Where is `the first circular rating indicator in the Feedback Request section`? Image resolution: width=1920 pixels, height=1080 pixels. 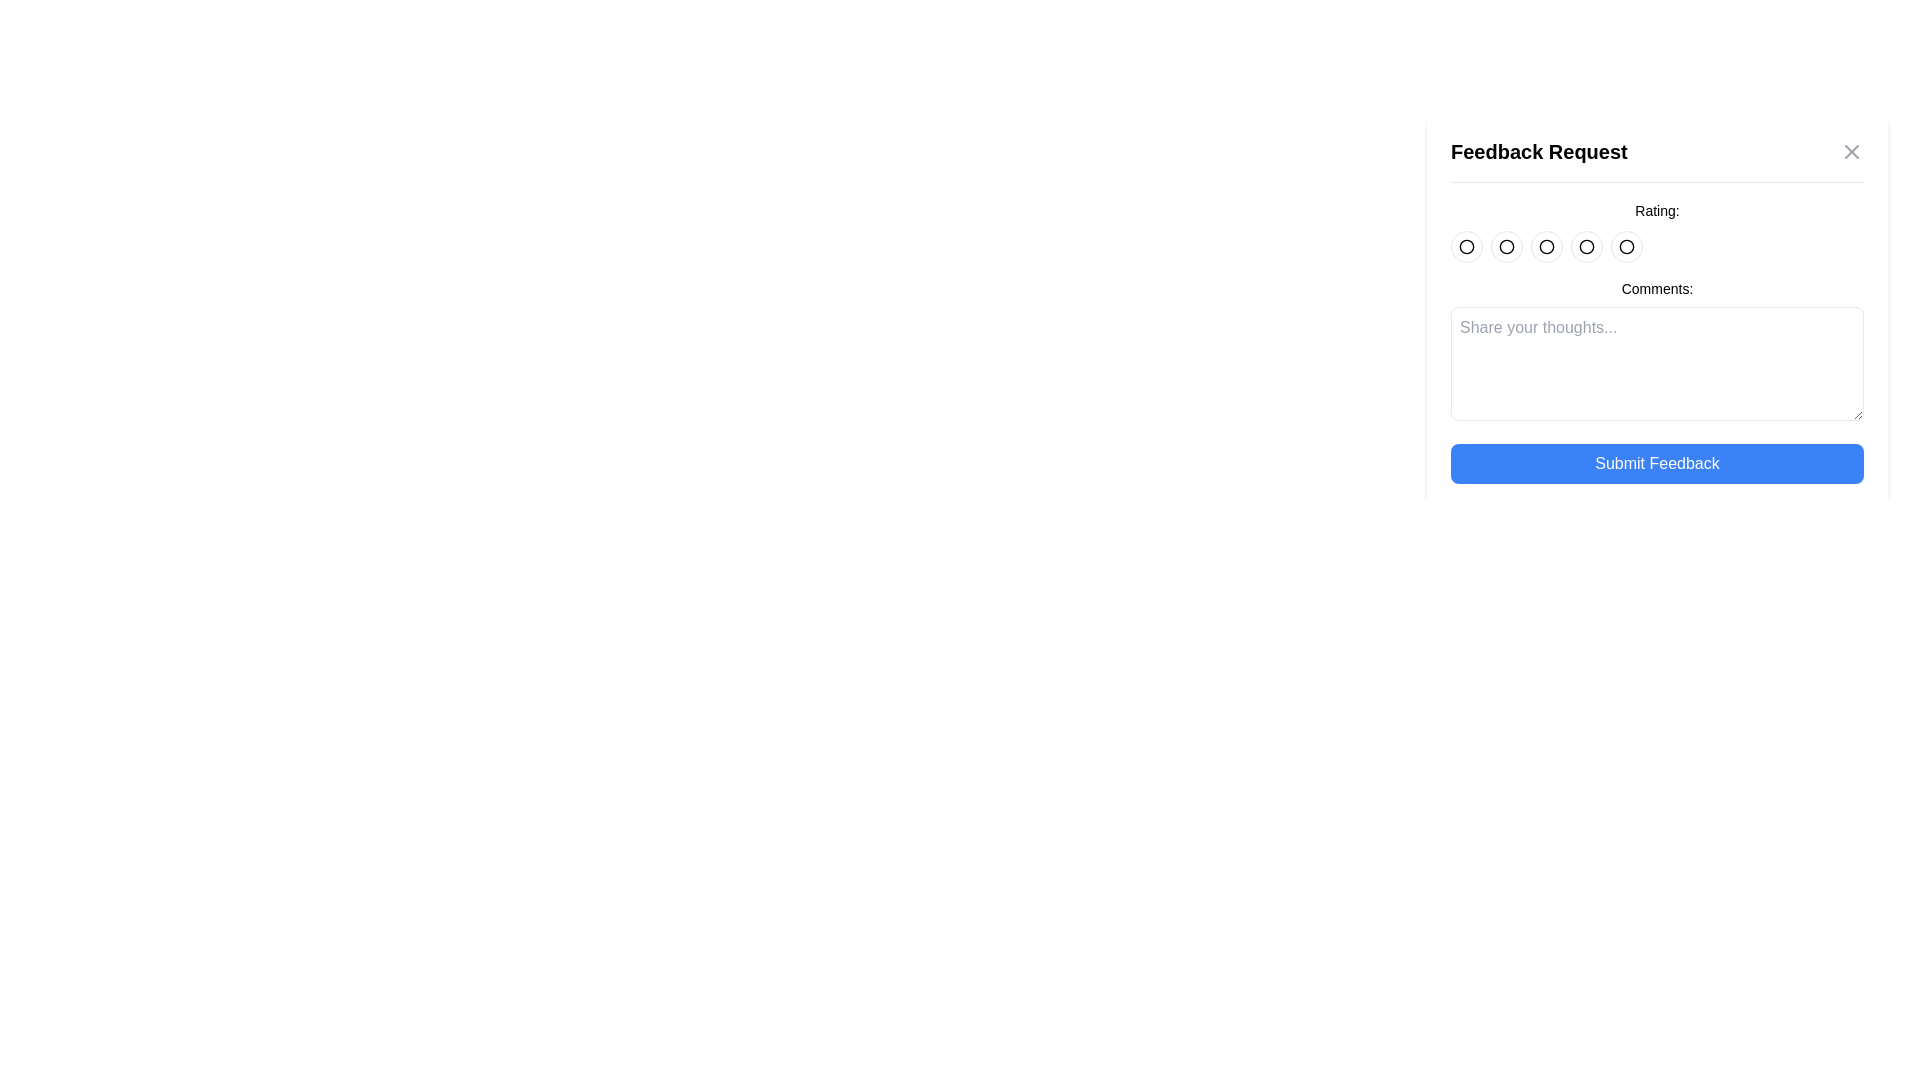 the first circular rating indicator in the Feedback Request section is located at coordinates (1467, 245).